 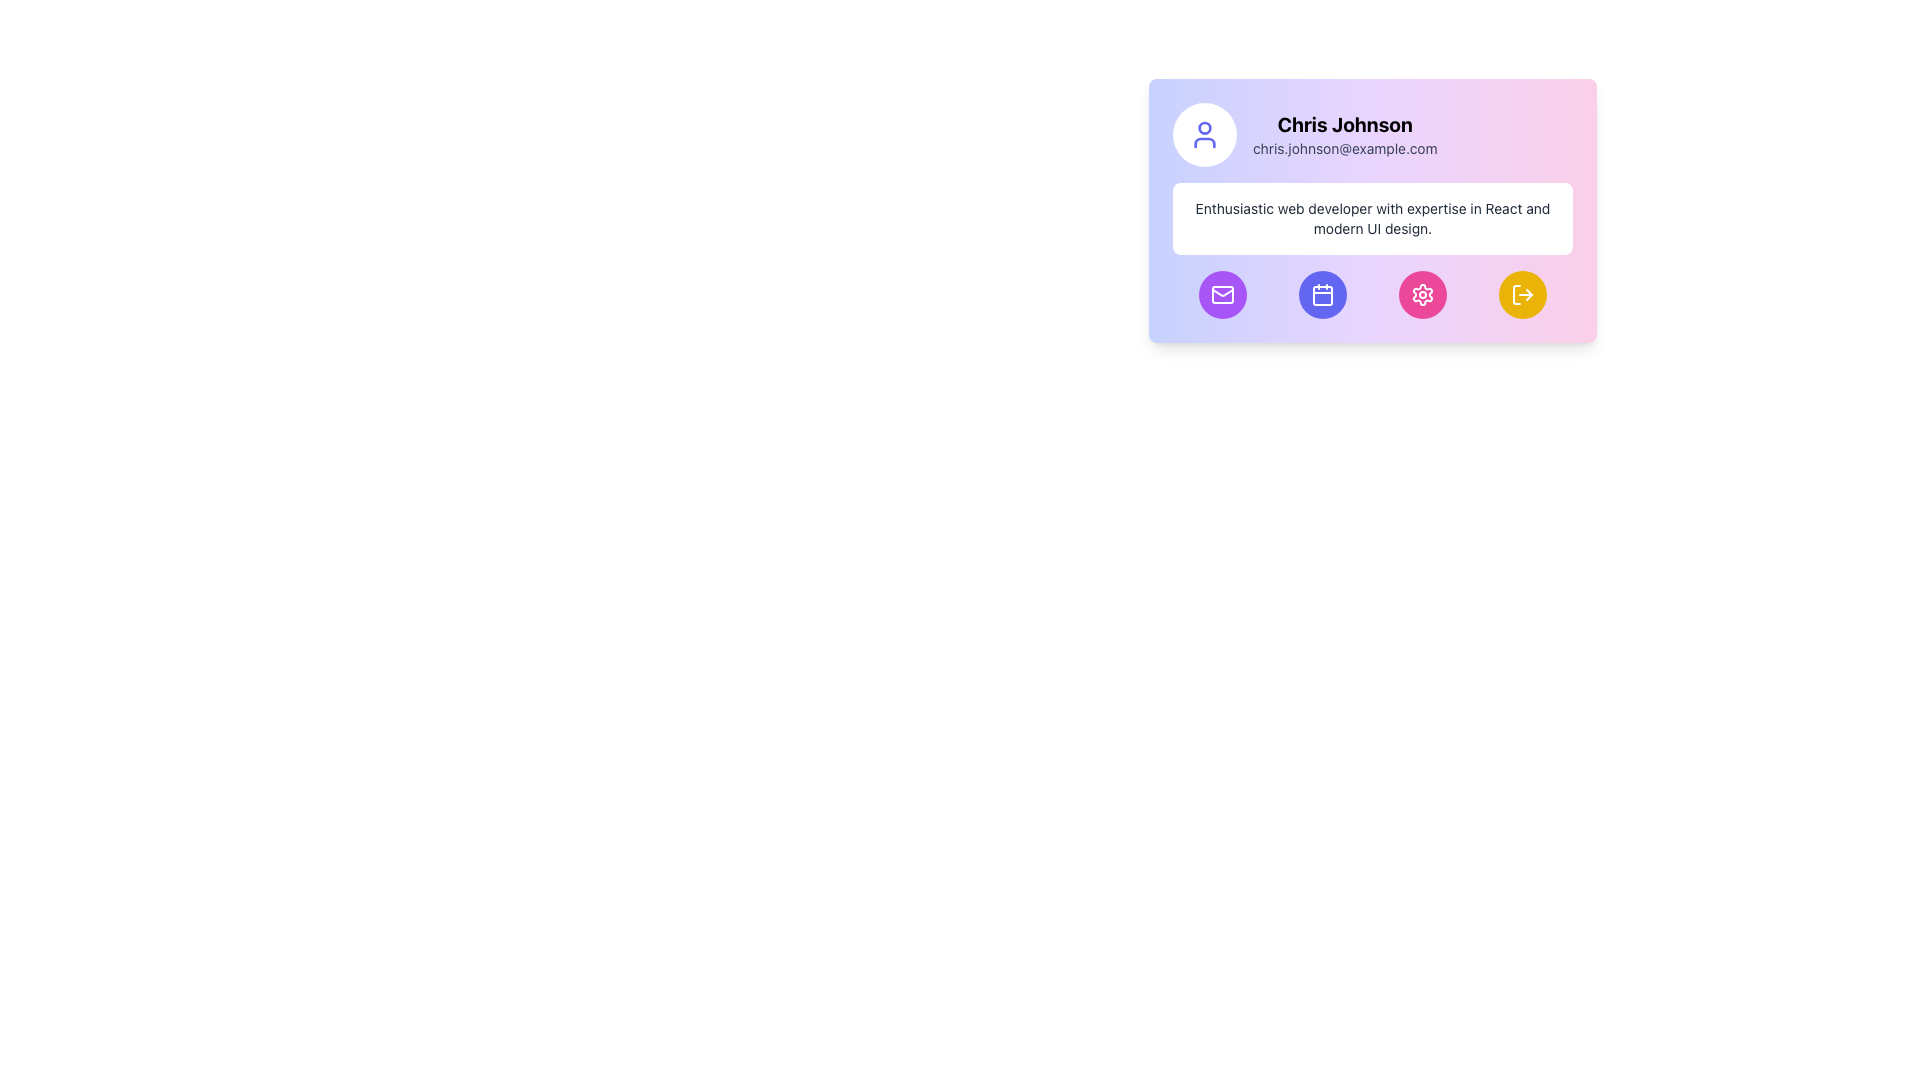 What do you see at coordinates (1345, 148) in the screenshot?
I see `the text label displaying the email address 'chris.johnson@example.com', which is styled in gray and appears below the name 'Chris Johnson' in a card layout` at bounding box center [1345, 148].